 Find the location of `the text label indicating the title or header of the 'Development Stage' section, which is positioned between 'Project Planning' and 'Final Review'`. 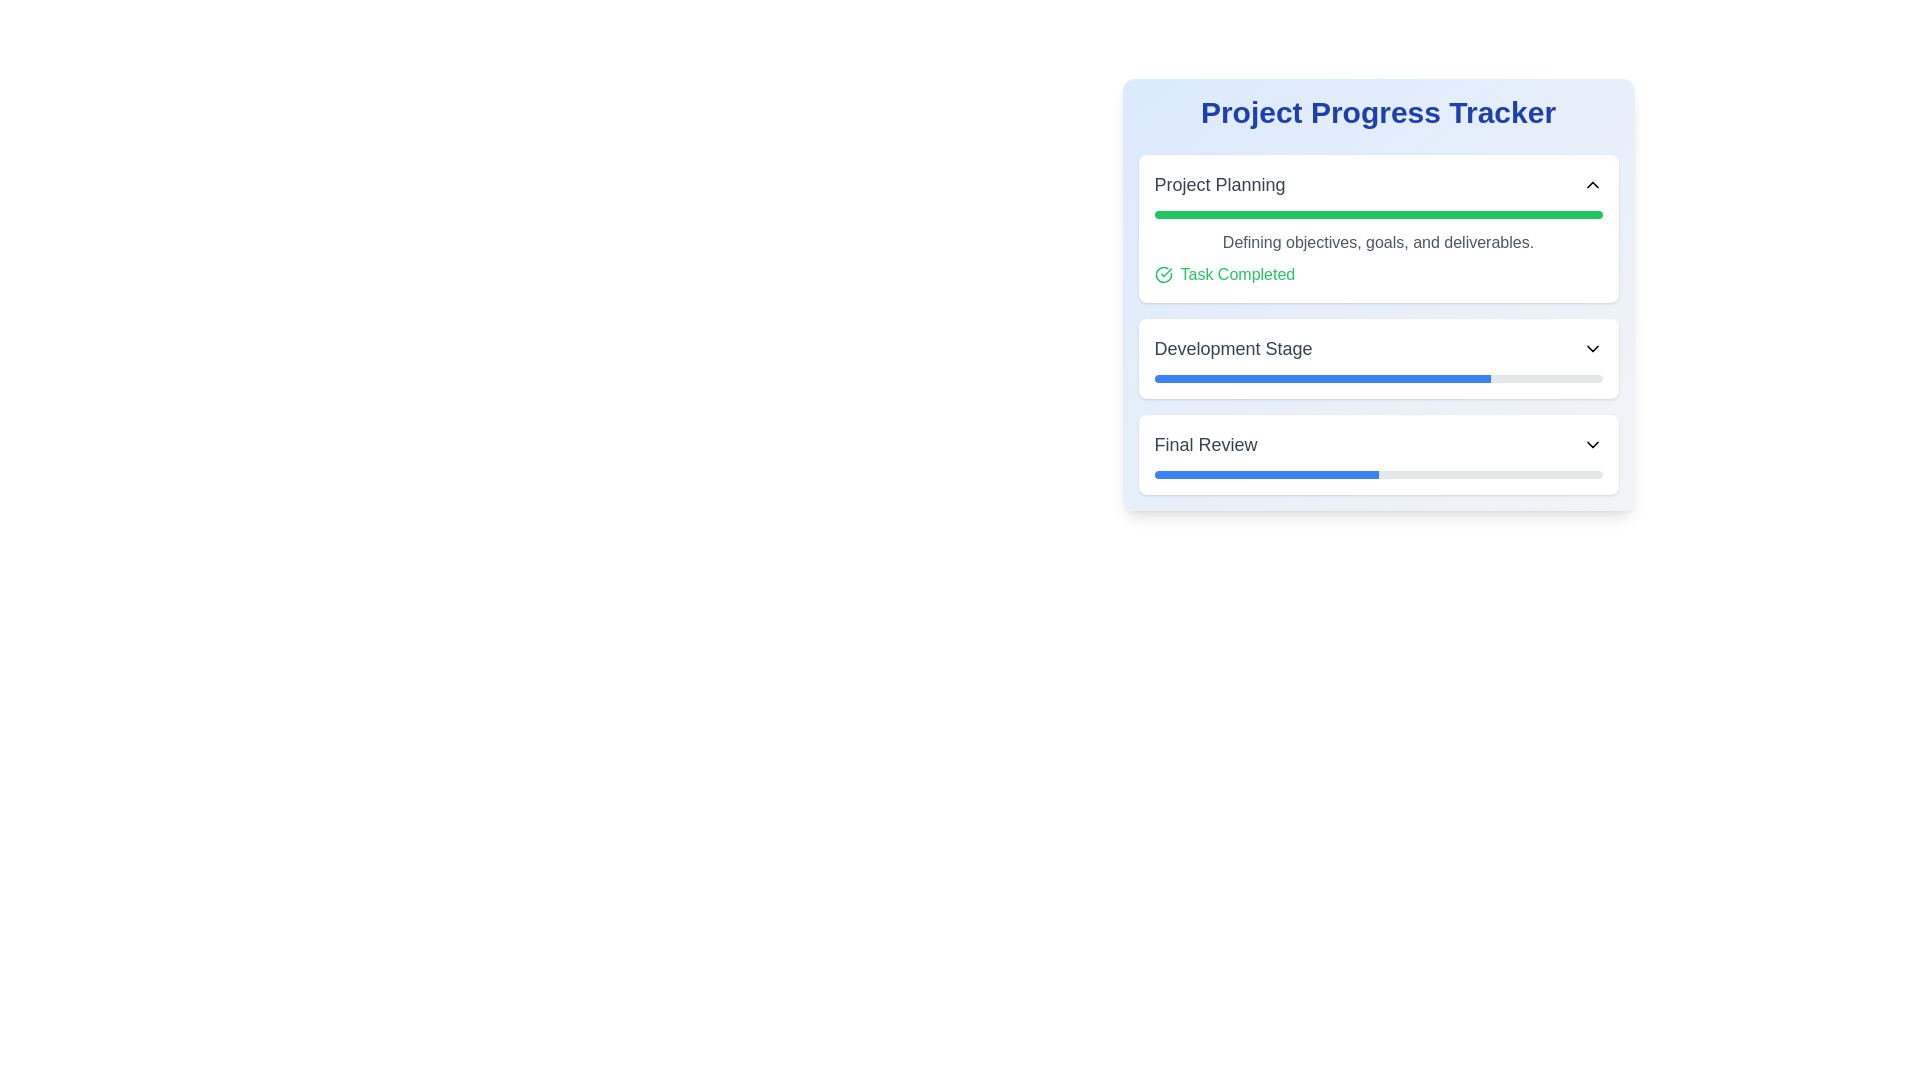

the text label indicating the title or header of the 'Development Stage' section, which is positioned between 'Project Planning' and 'Final Review' is located at coordinates (1232, 347).